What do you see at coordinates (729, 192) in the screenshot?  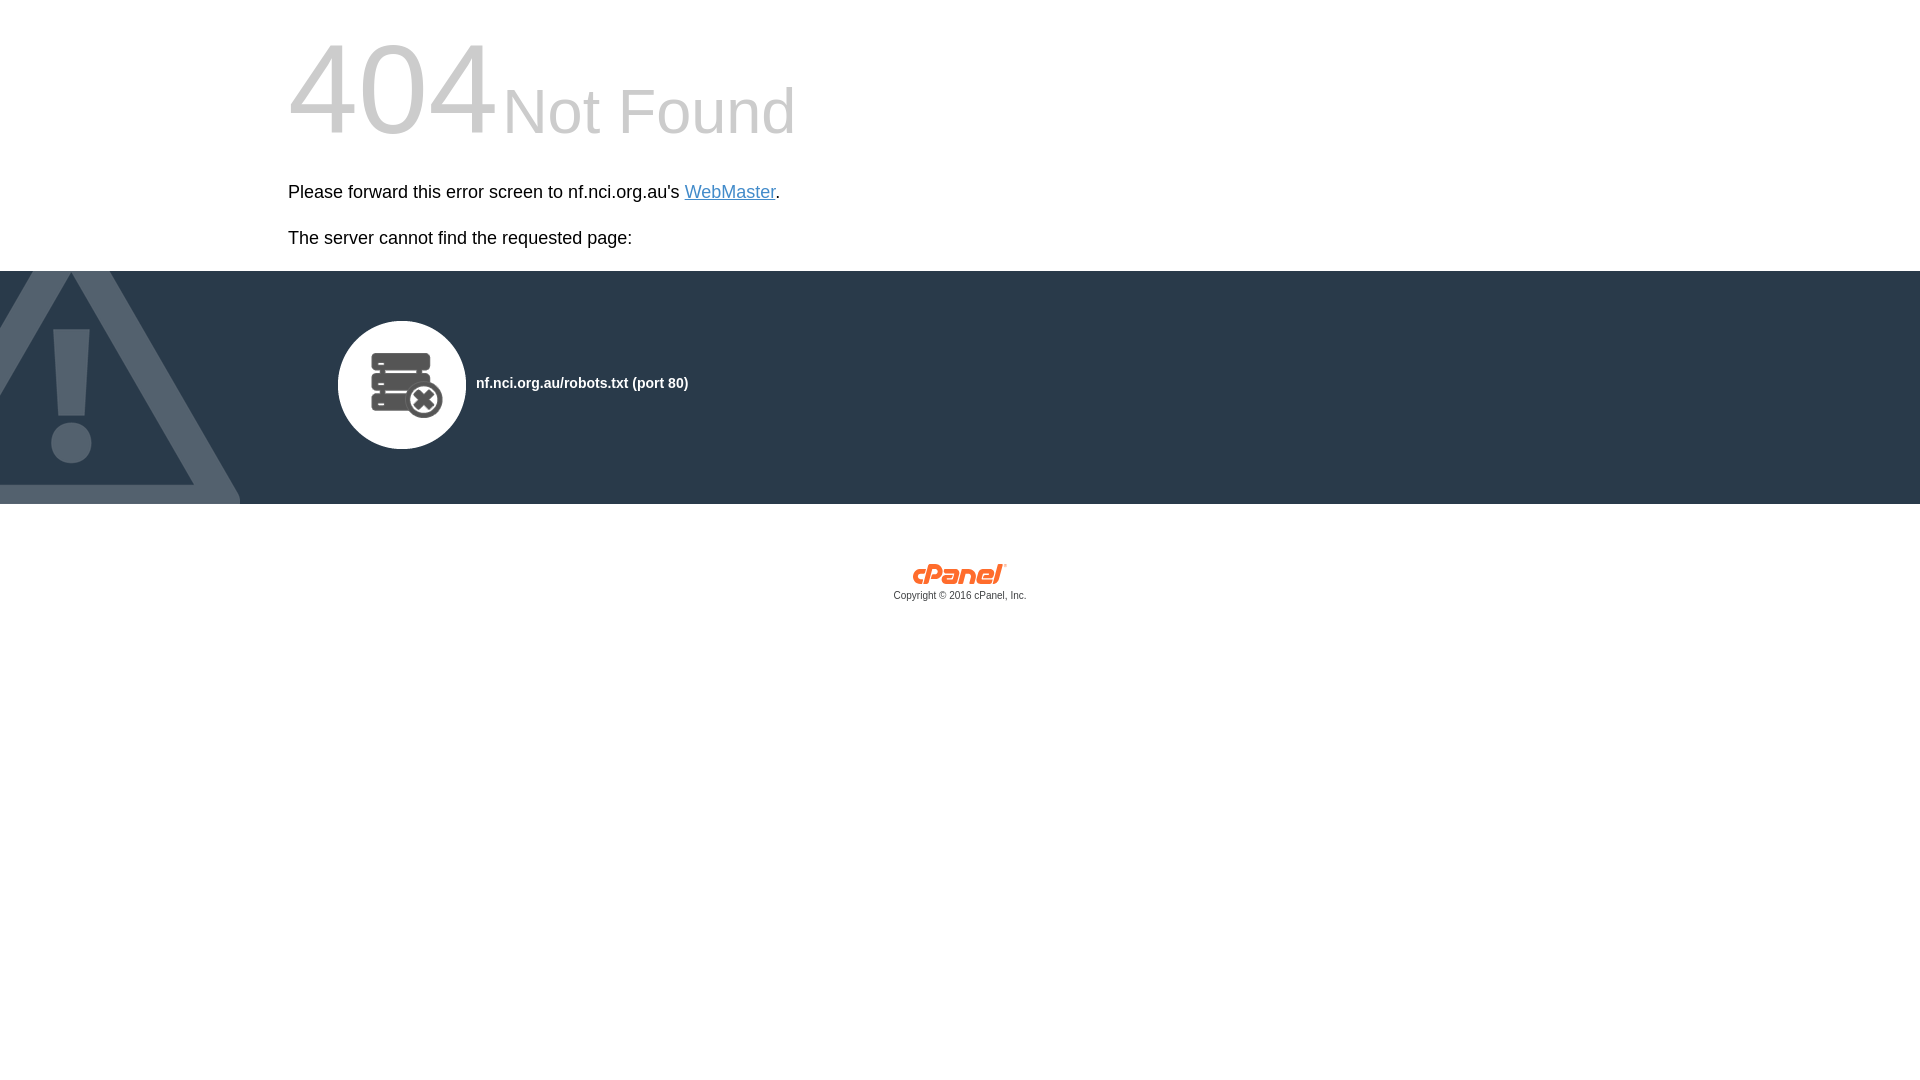 I see `'WebMaster'` at bounding box center [729, 192].